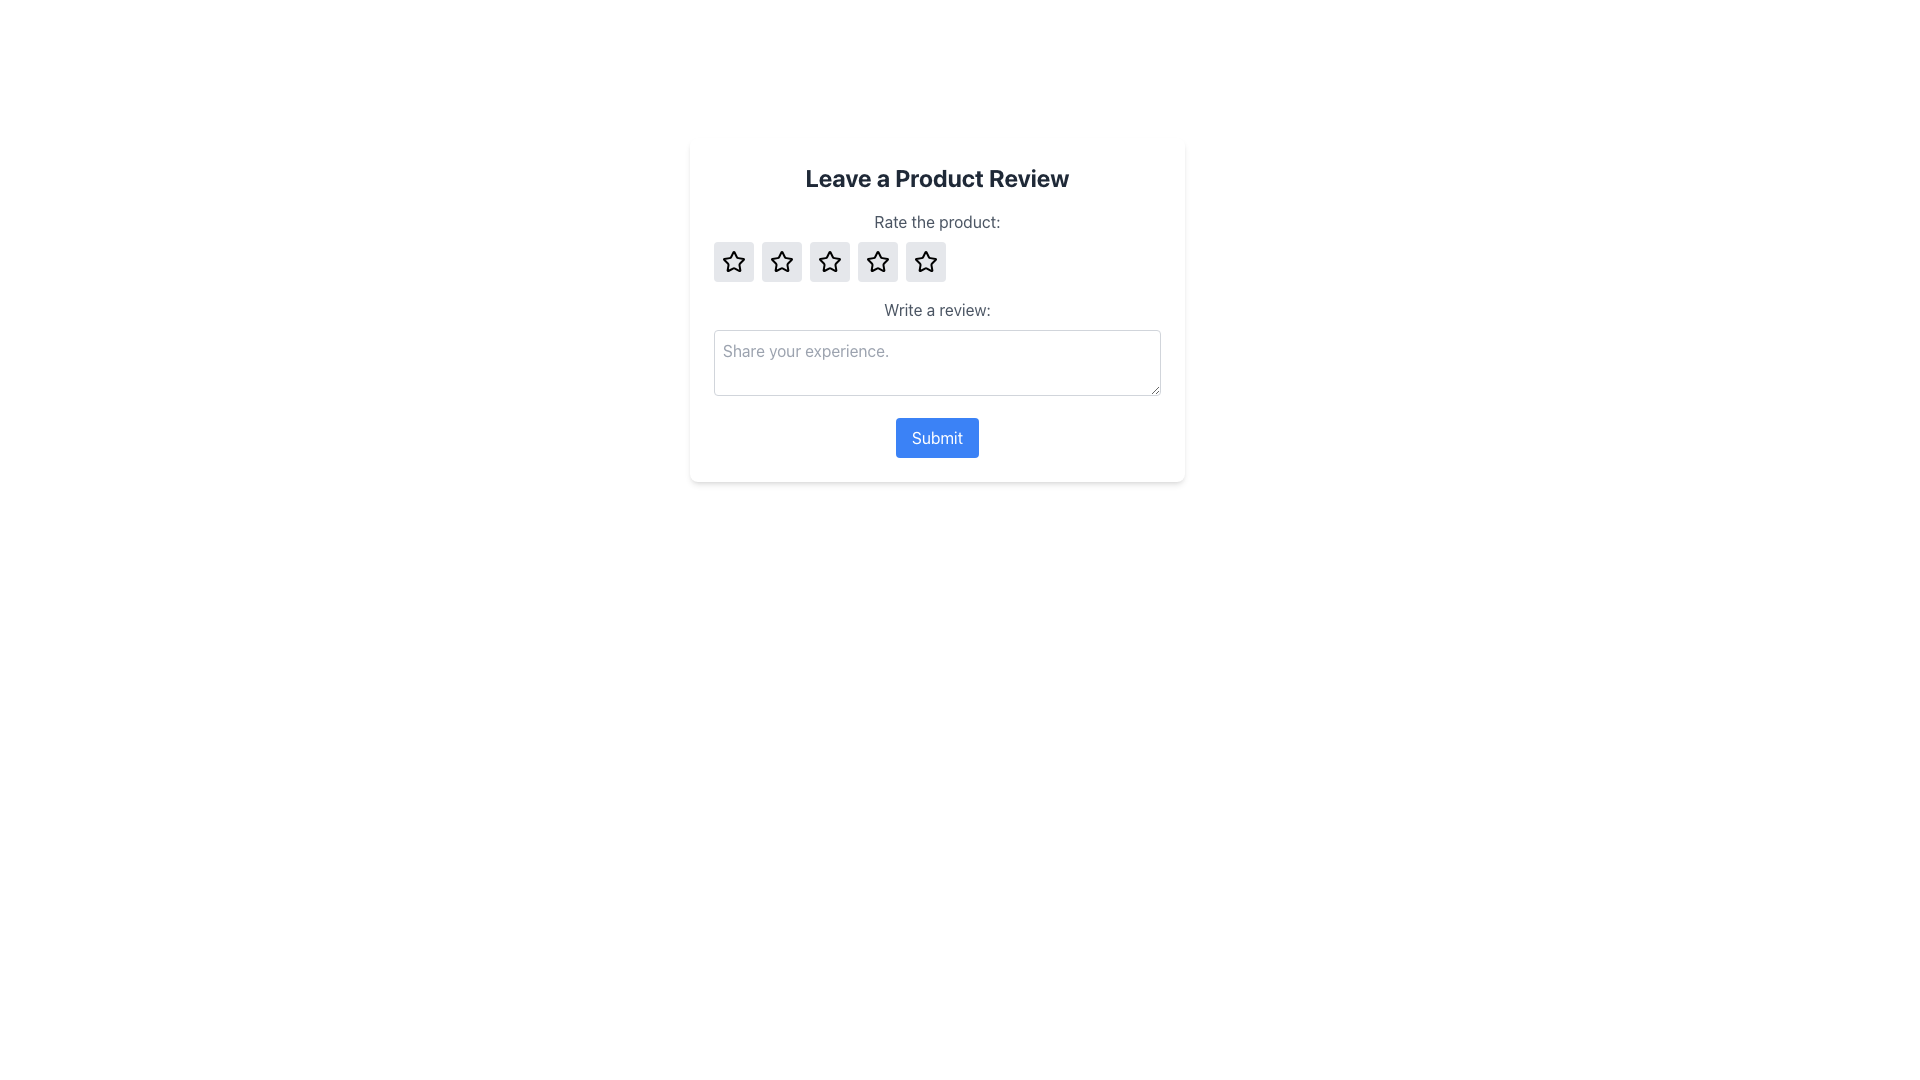 The width and height of the screenshot is (1920, 1080). What do you see at coordinates (781, 260) in the screenshot?
I see `the second star icon in the five-star rating system` at bounding box center [781, 260].